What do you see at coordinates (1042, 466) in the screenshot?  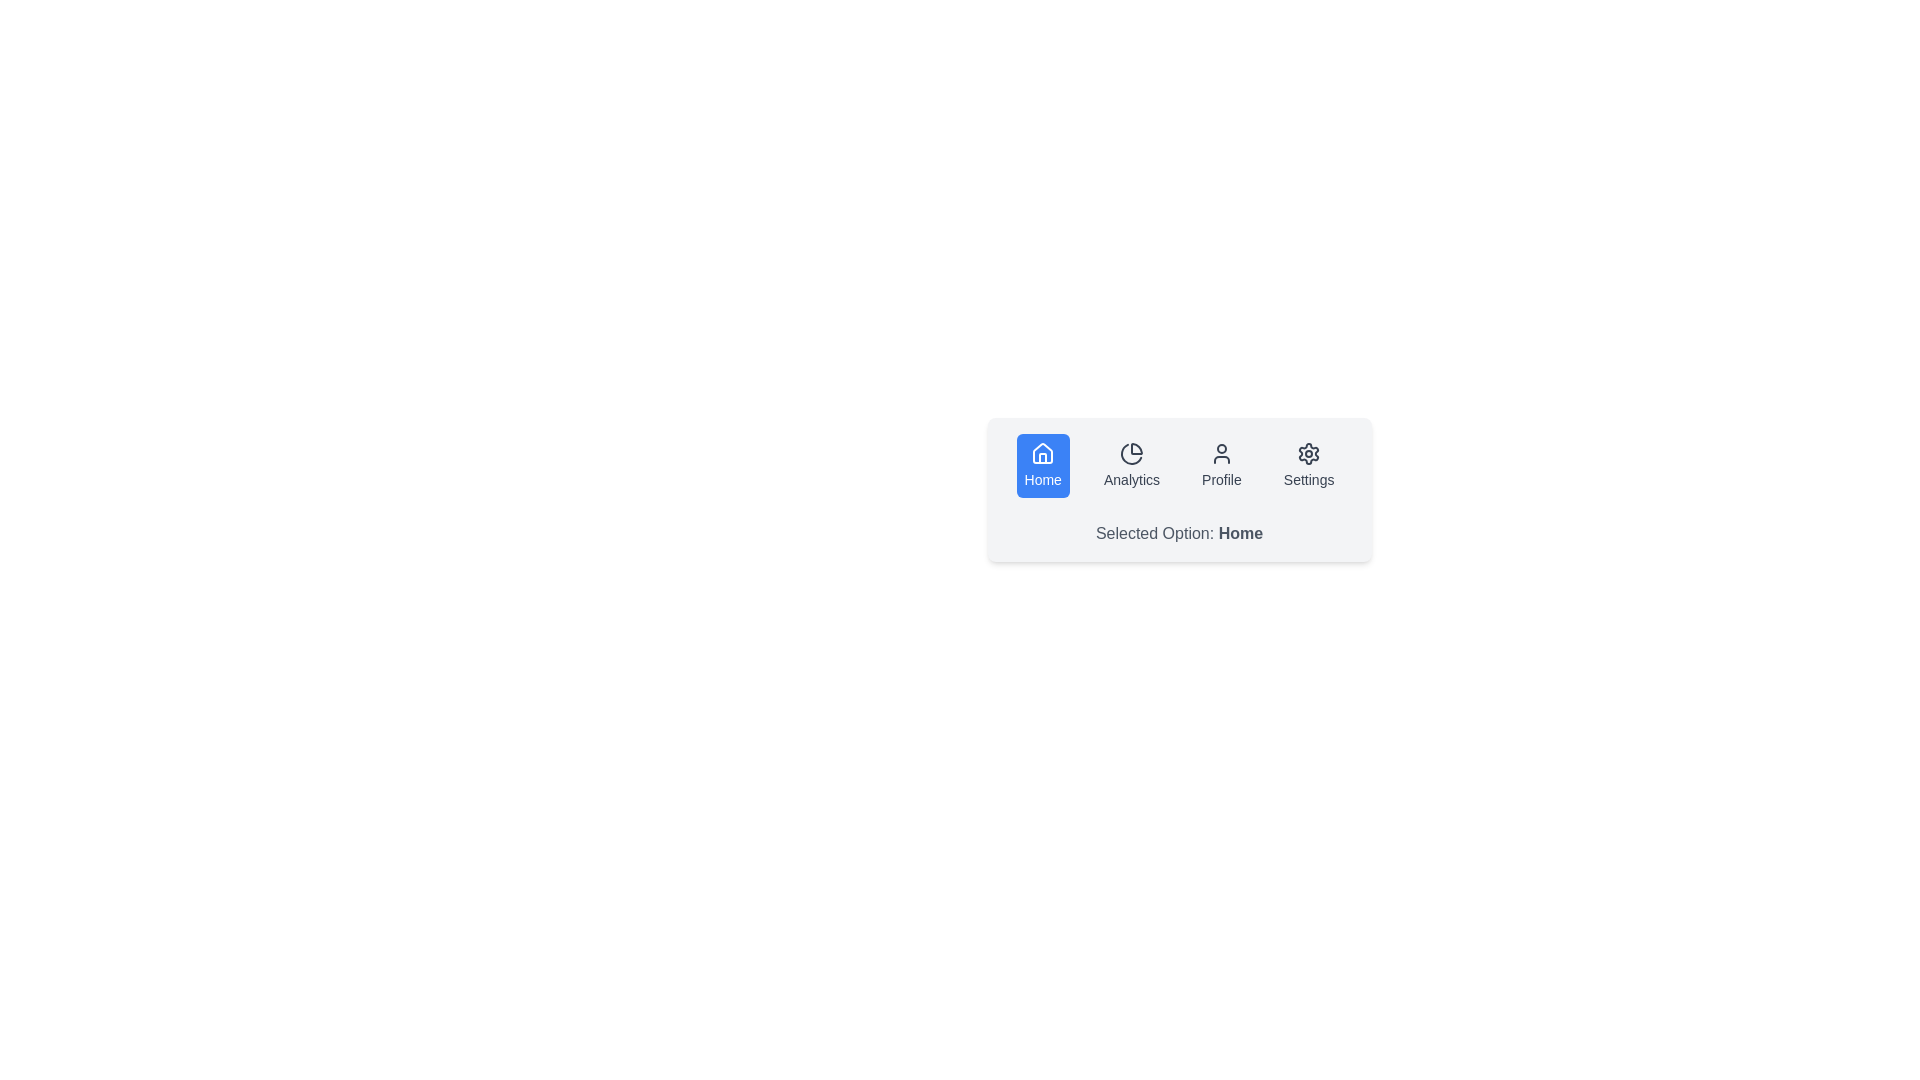 I see `the blue rounded rectangular button labeled 'Home' with a house icon` at bounding box center [1042, 466].